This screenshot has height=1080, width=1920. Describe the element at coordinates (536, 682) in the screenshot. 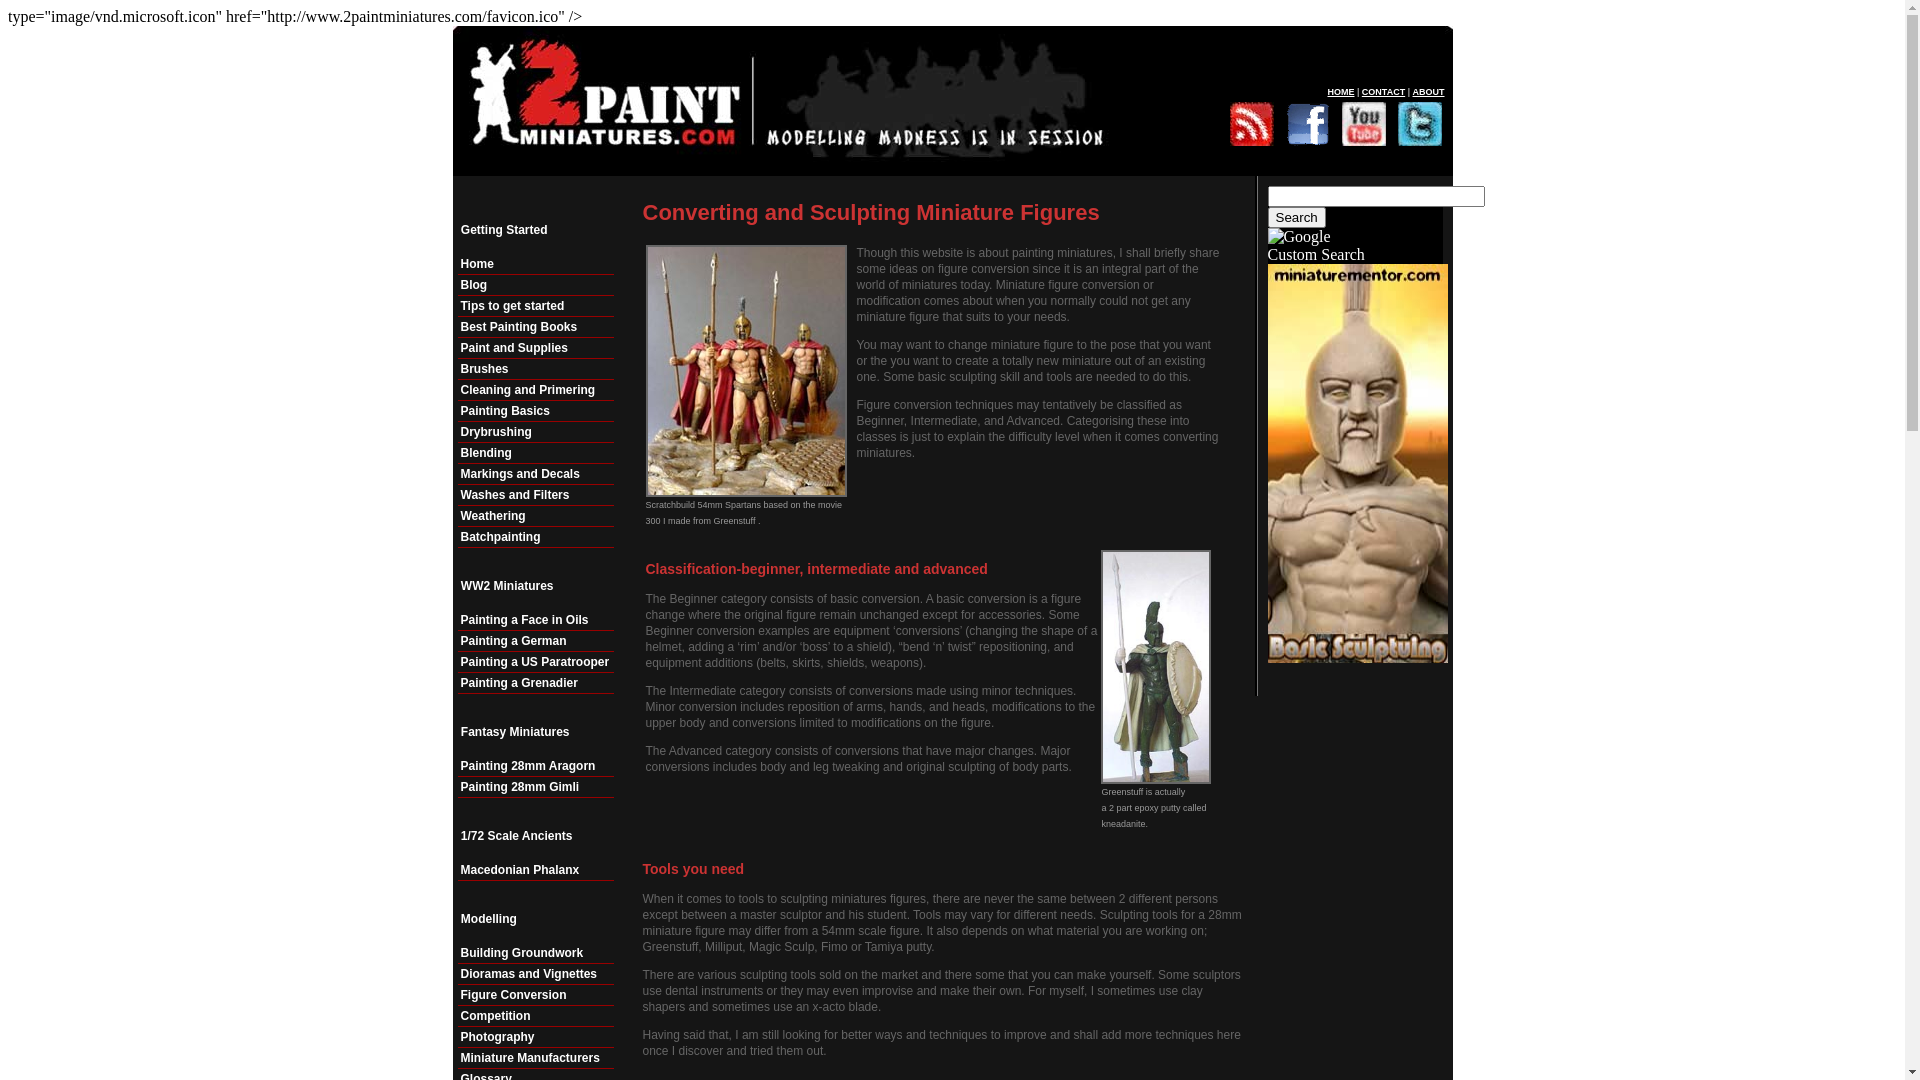

I see `'Painting a Grenadier'` at that location.